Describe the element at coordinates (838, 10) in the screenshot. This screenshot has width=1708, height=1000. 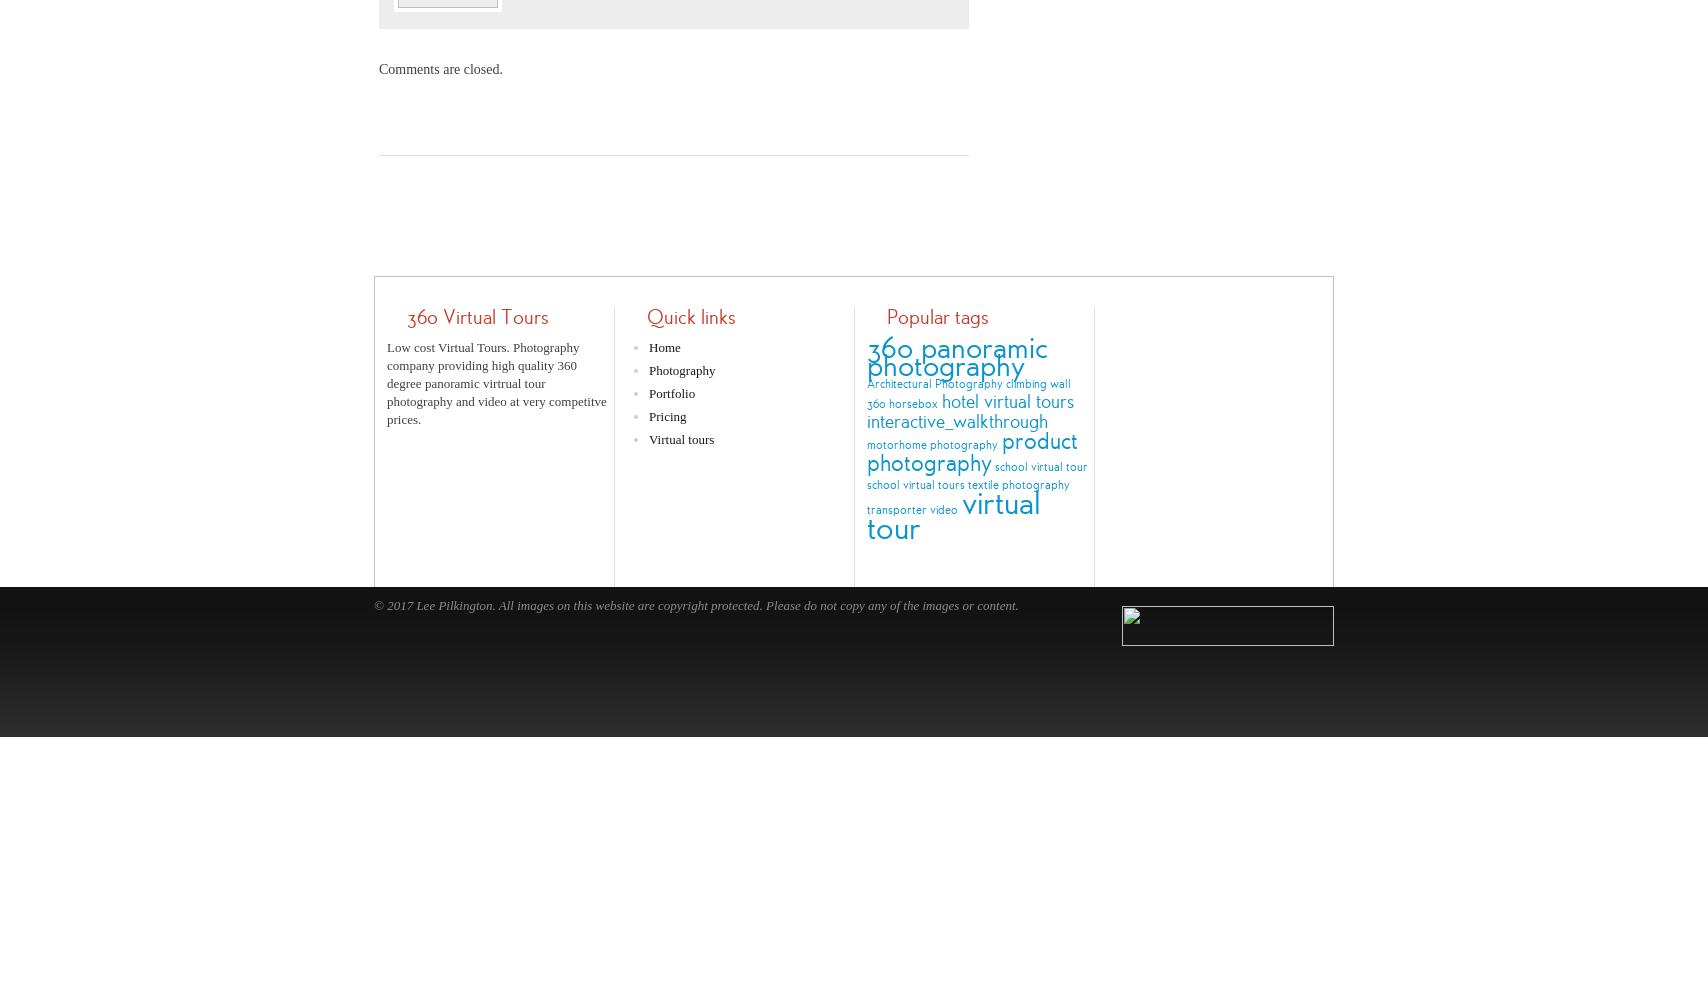
I see `'error:'` at that location.